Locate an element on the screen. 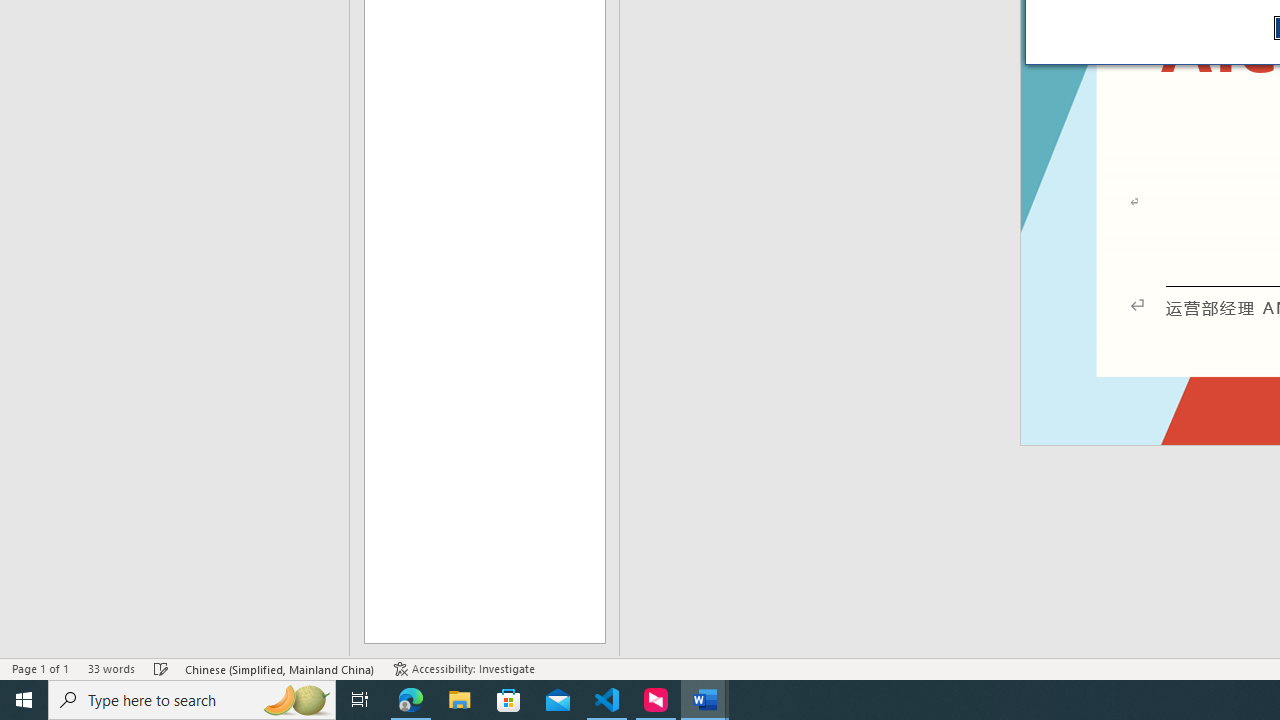  'Search highlights icon opens search home window' is located at coordinates (294, 698).